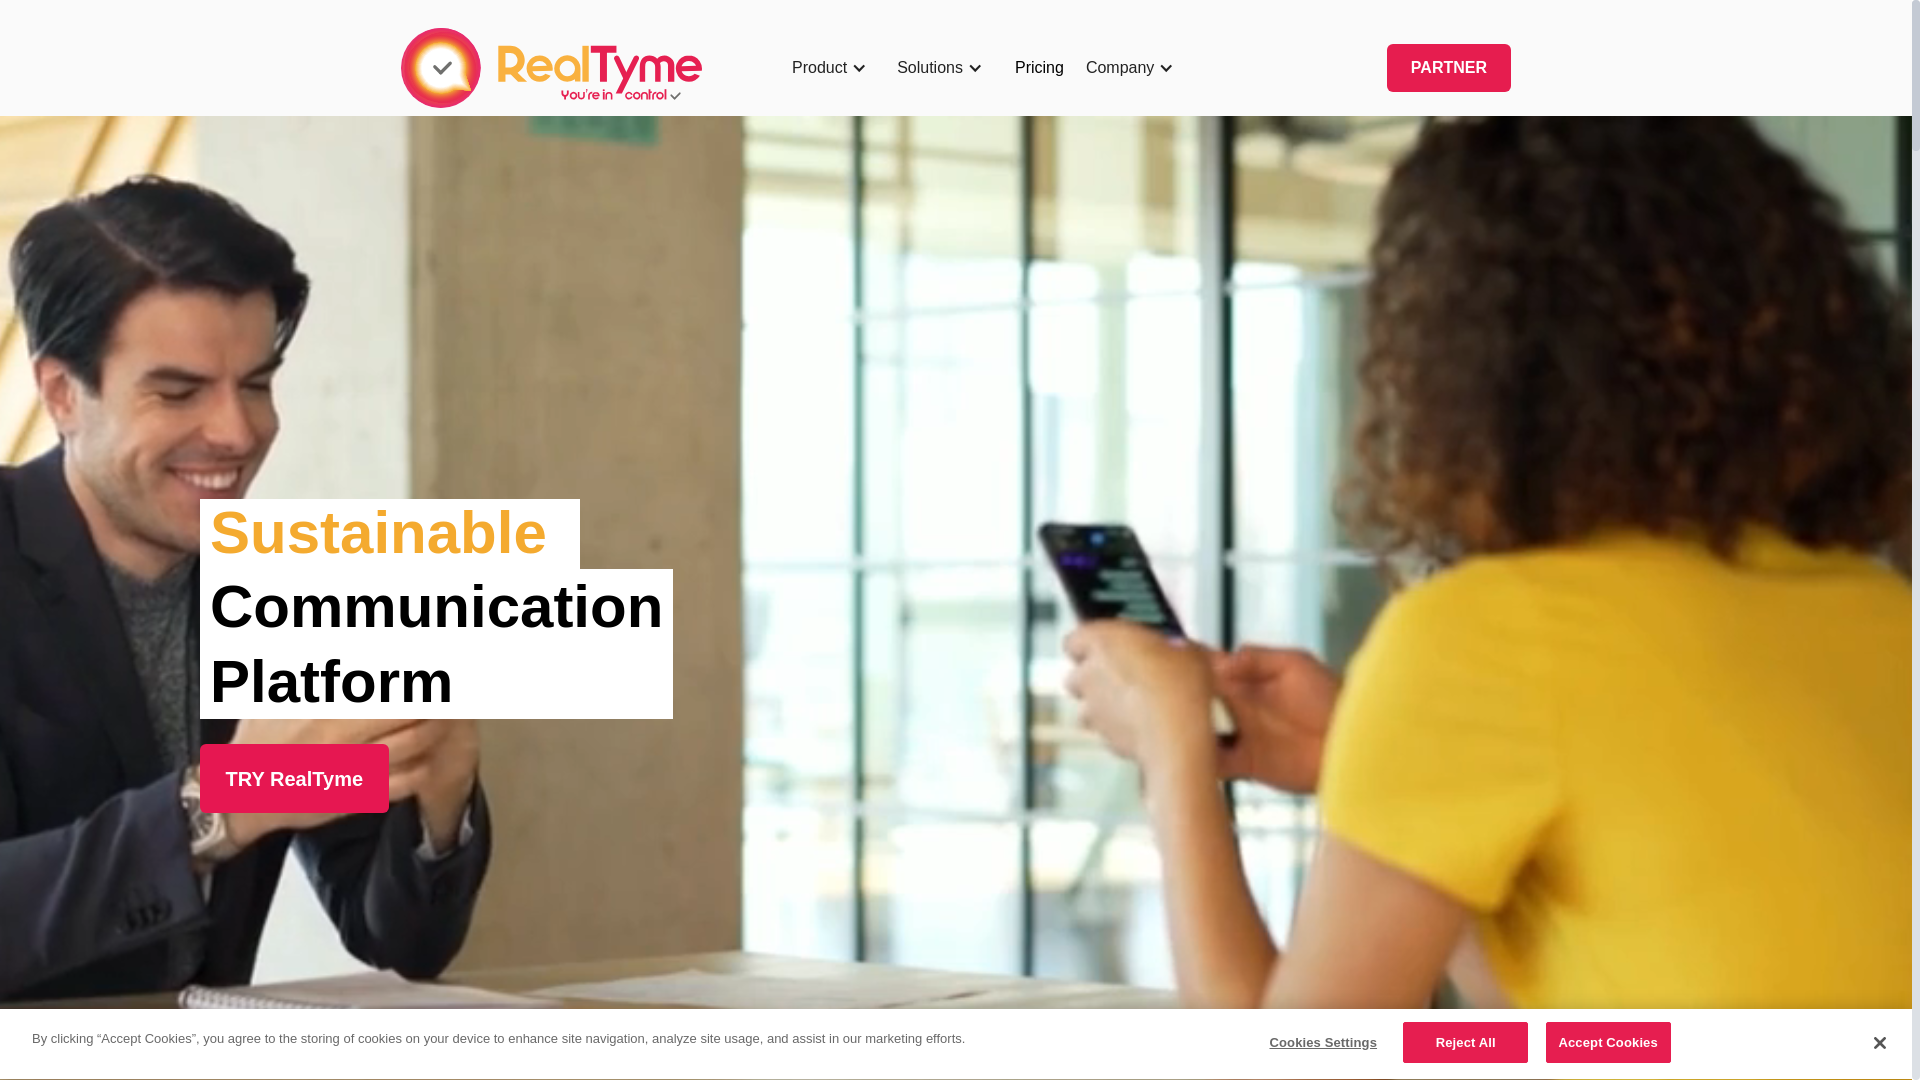  Describe the element at coordinates (293, 777) in the screenshot. I see `'TRY RealTyme'` at that location.